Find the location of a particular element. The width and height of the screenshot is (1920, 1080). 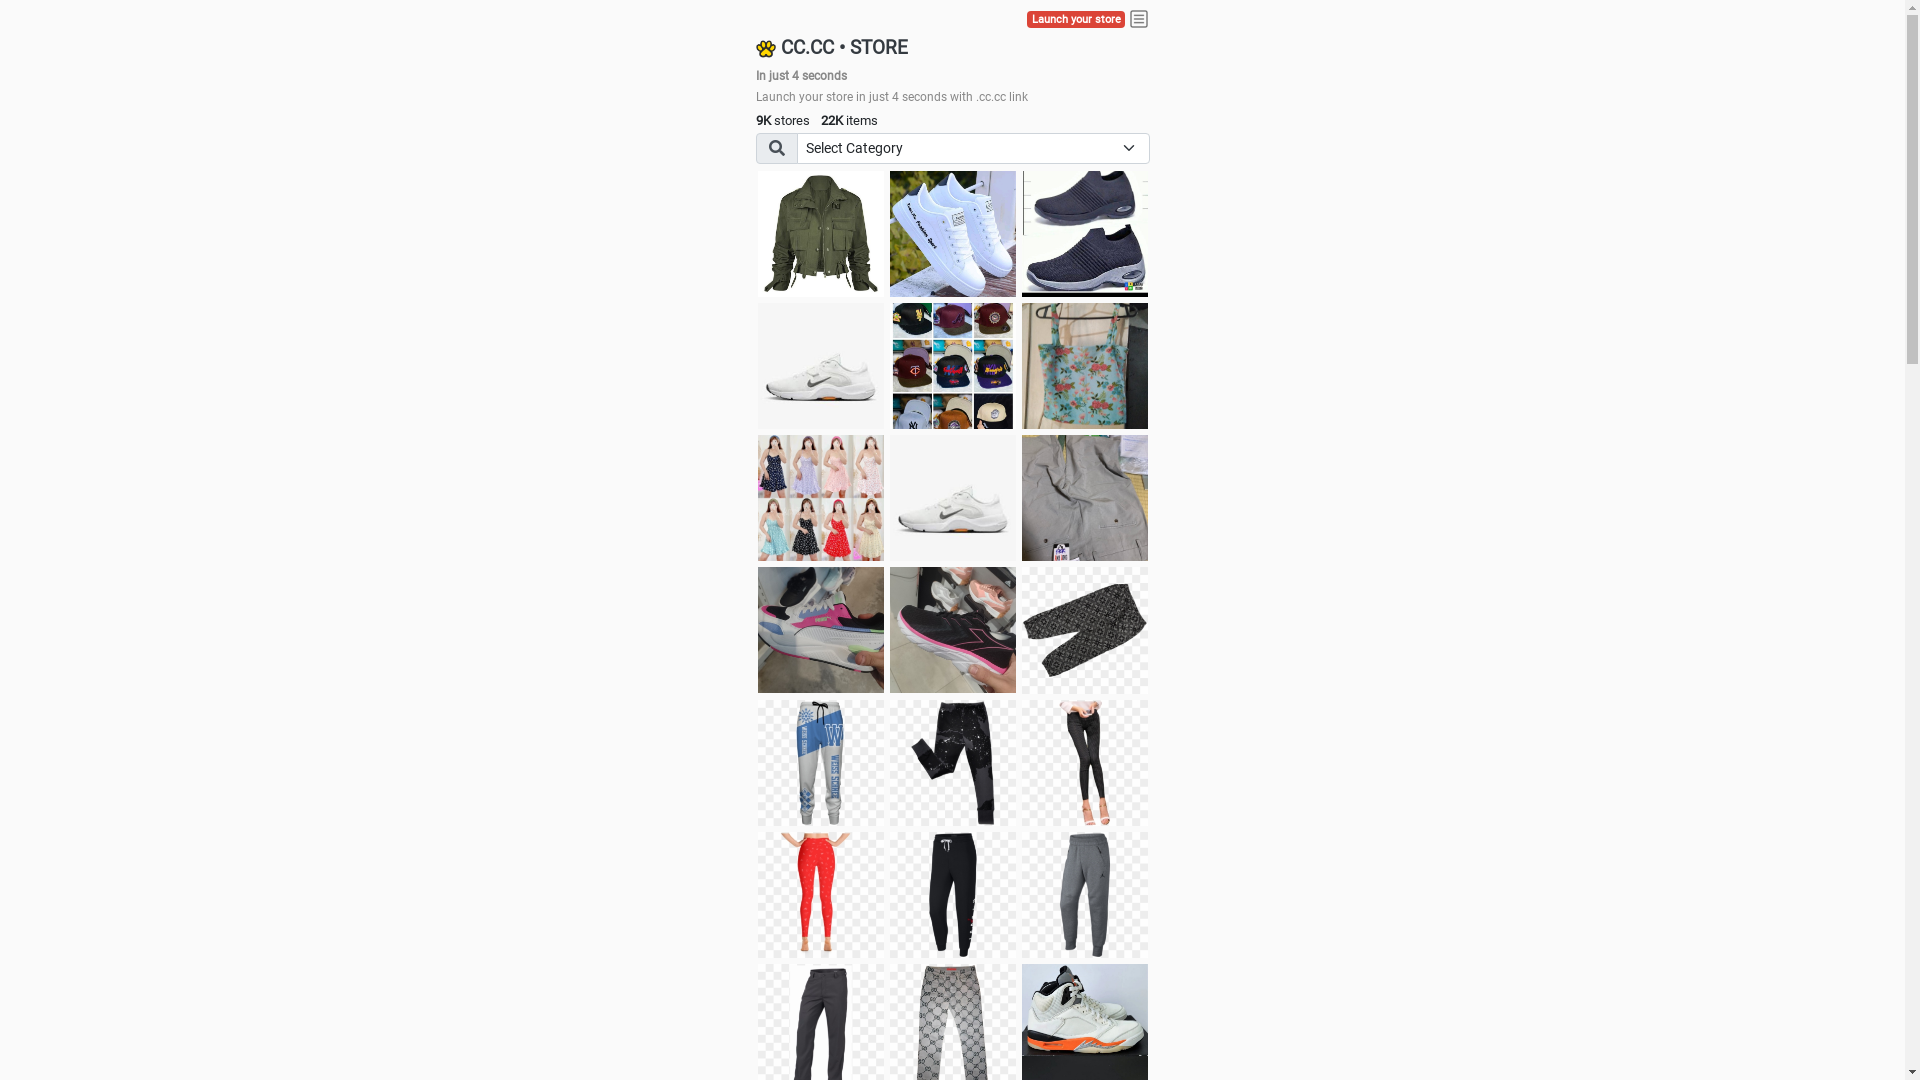

'Things we need' is located at coordinates (888, 366).